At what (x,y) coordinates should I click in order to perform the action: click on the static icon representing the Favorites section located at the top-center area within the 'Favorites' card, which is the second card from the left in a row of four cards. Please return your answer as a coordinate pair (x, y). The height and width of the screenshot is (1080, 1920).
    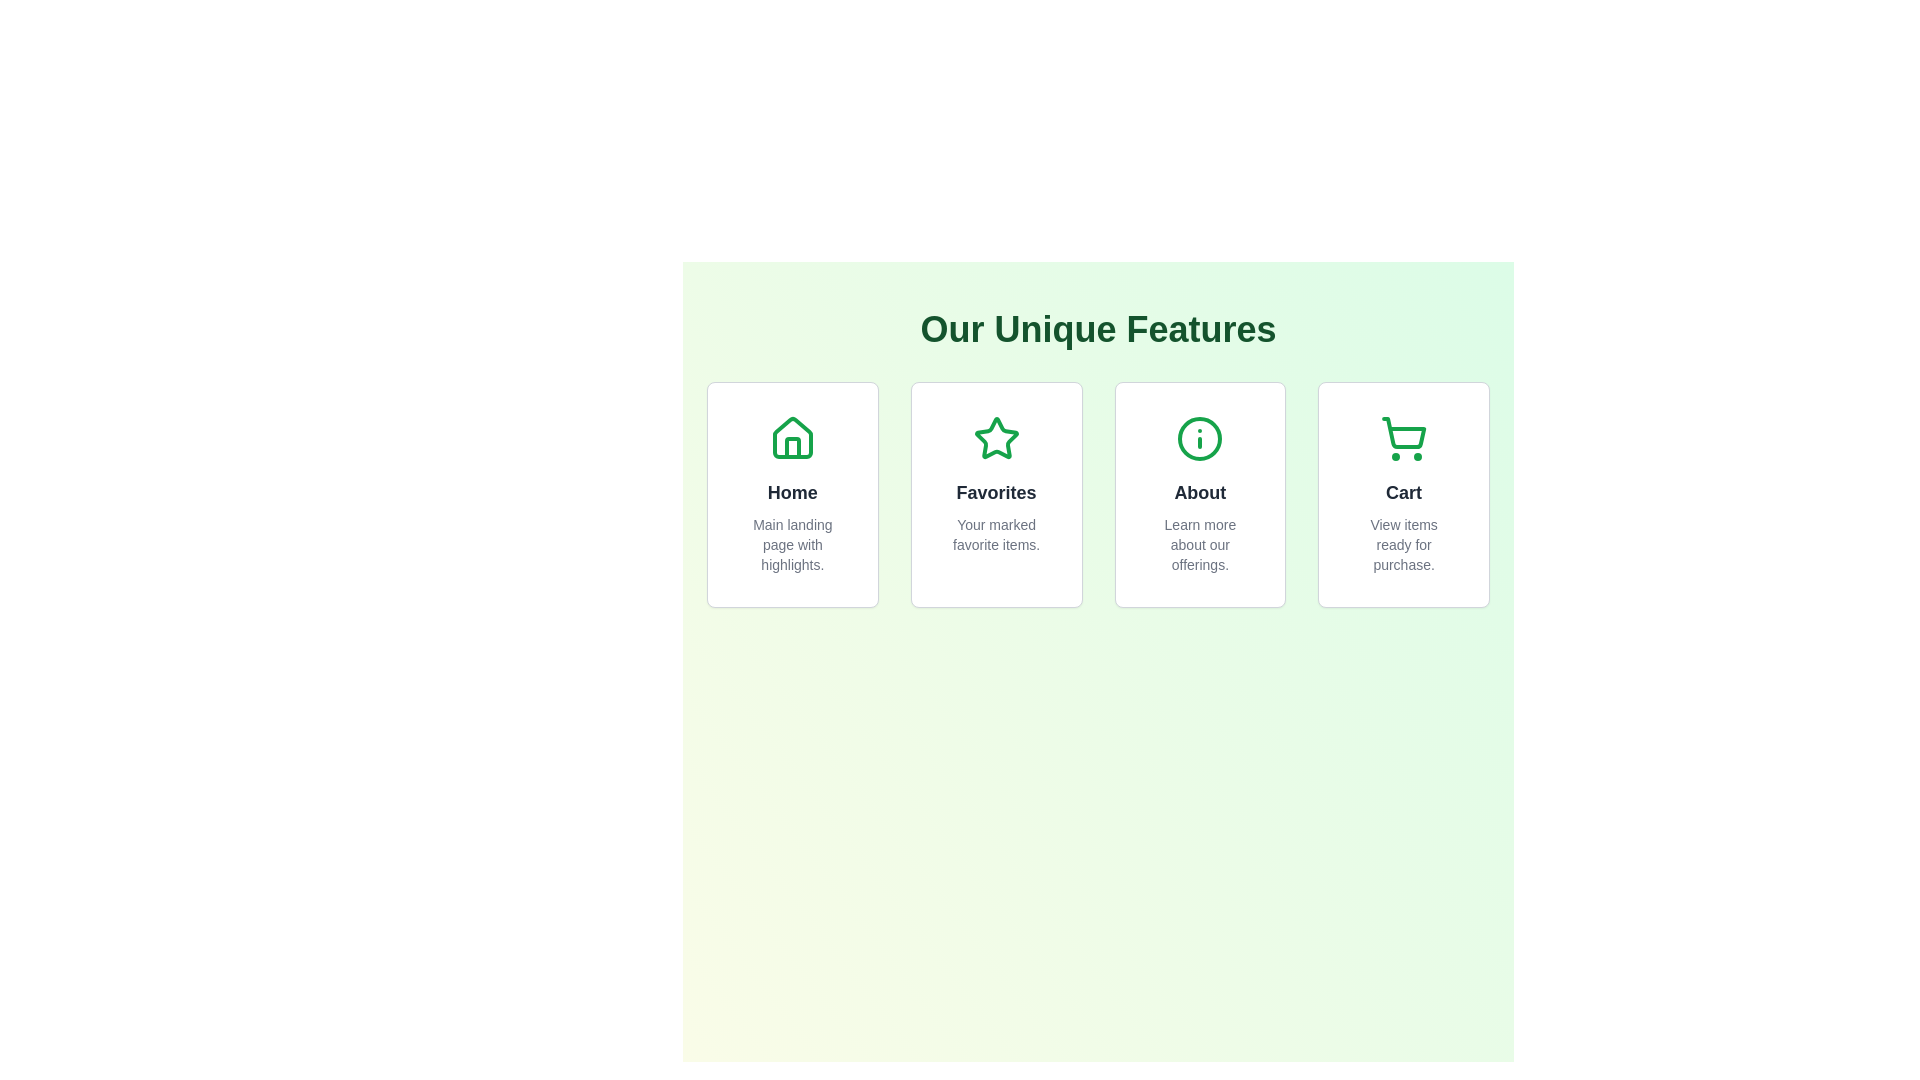
    Looking at the image, I should click on (996, 438).